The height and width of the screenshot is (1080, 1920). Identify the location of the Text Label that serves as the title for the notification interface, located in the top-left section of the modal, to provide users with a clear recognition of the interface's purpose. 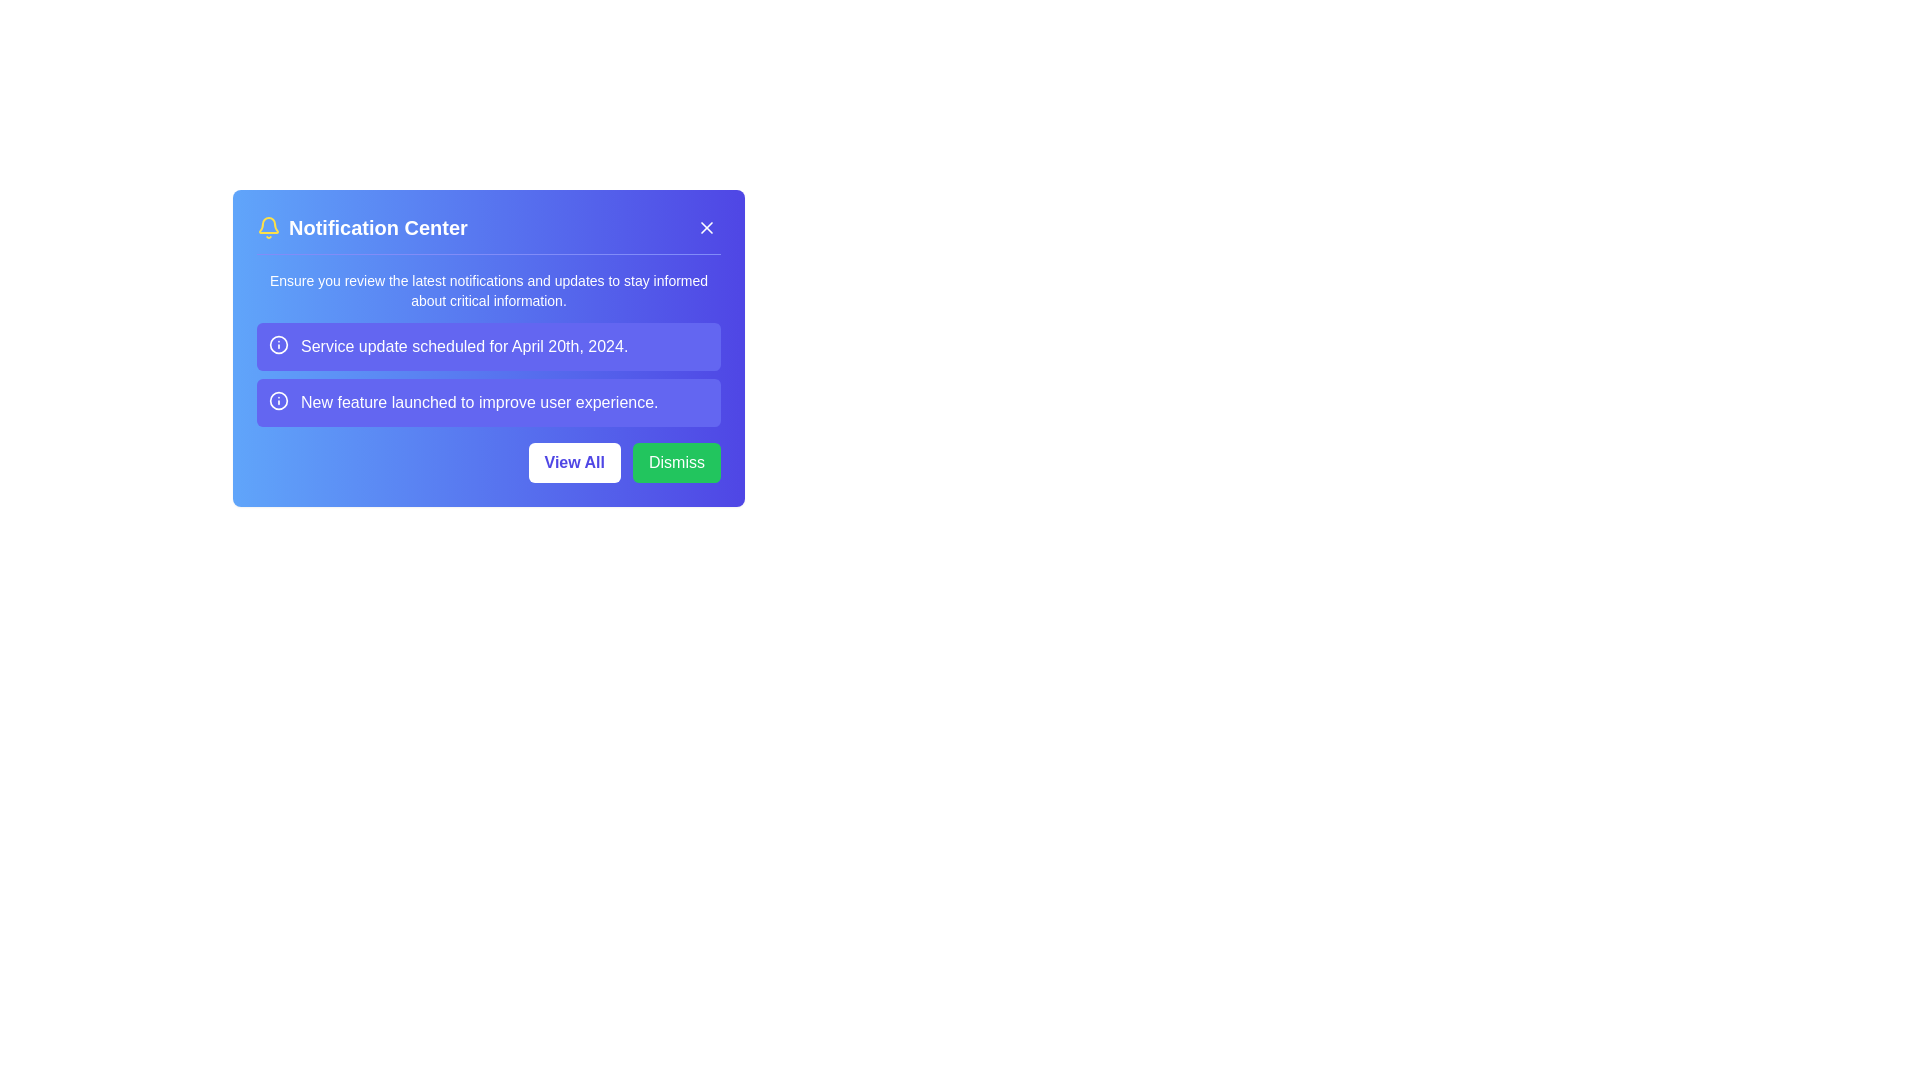
(378, 226).